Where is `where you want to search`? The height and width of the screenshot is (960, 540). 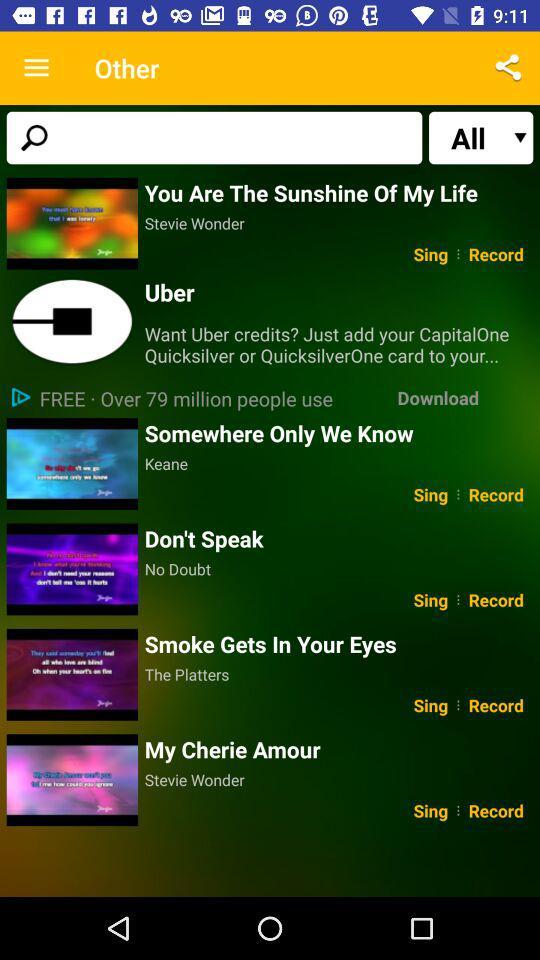 where you want to search is located at coordinates (213, 136).